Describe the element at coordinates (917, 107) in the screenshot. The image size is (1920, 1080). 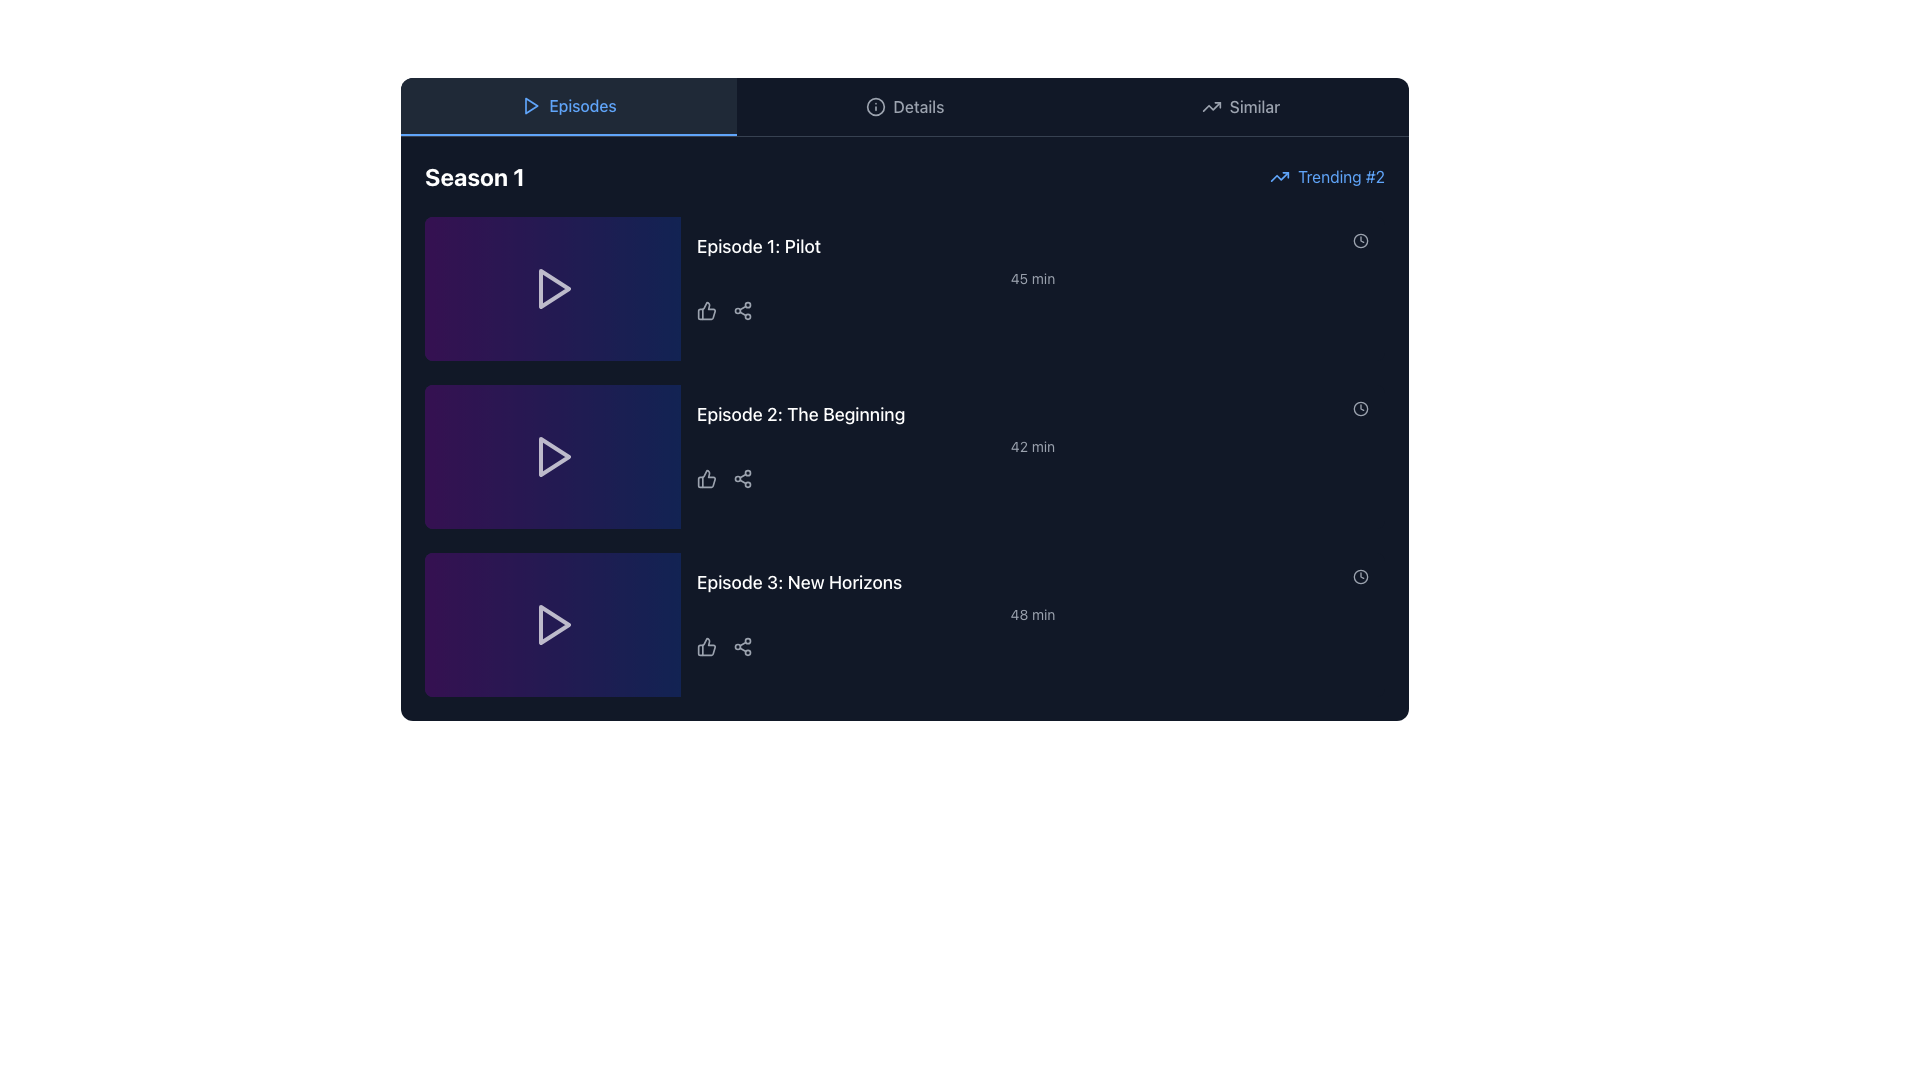
I see `the 'Details' text label, which is styled in light gray against a dark background and is positioned in the horizontal navigation bar` at that location.